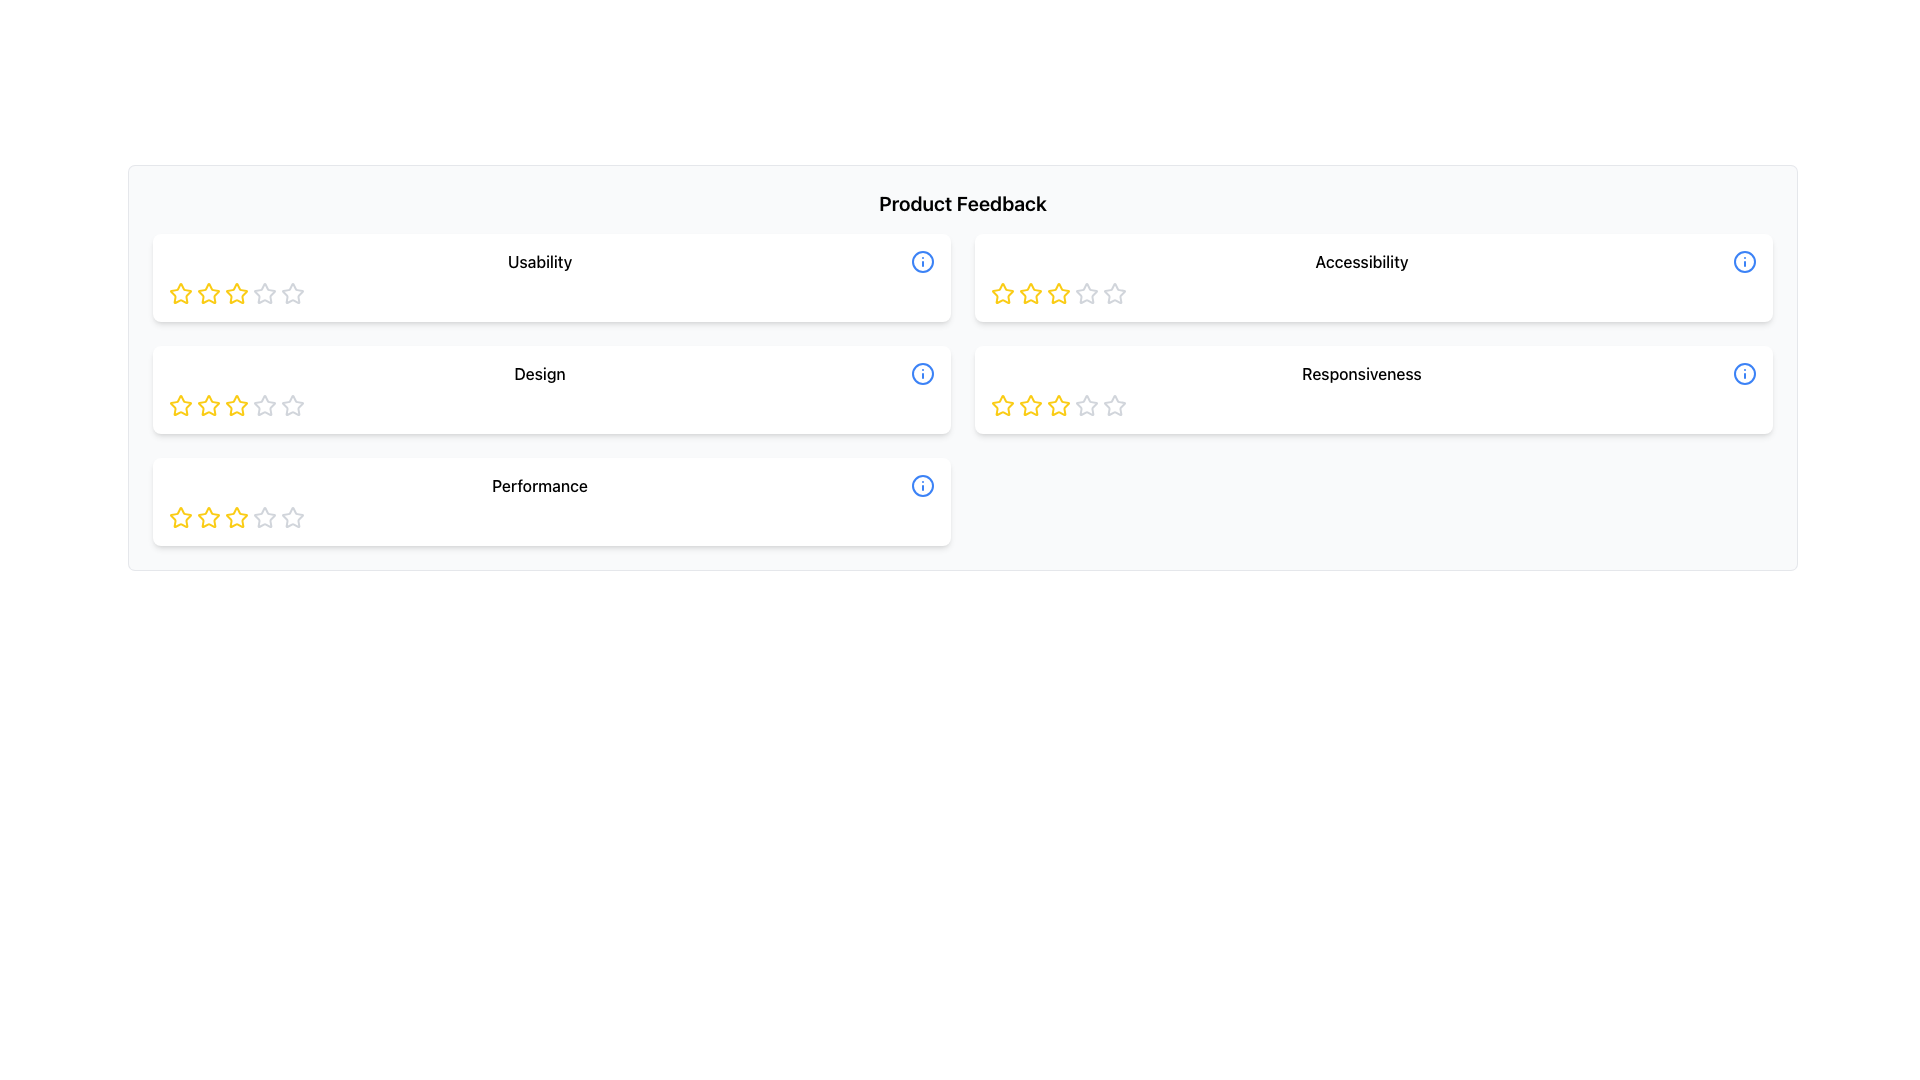 This screenshot has width=1920, height=1080. I want to click on the first star in the 'Accessibility' rating system, so click(1003, 293).